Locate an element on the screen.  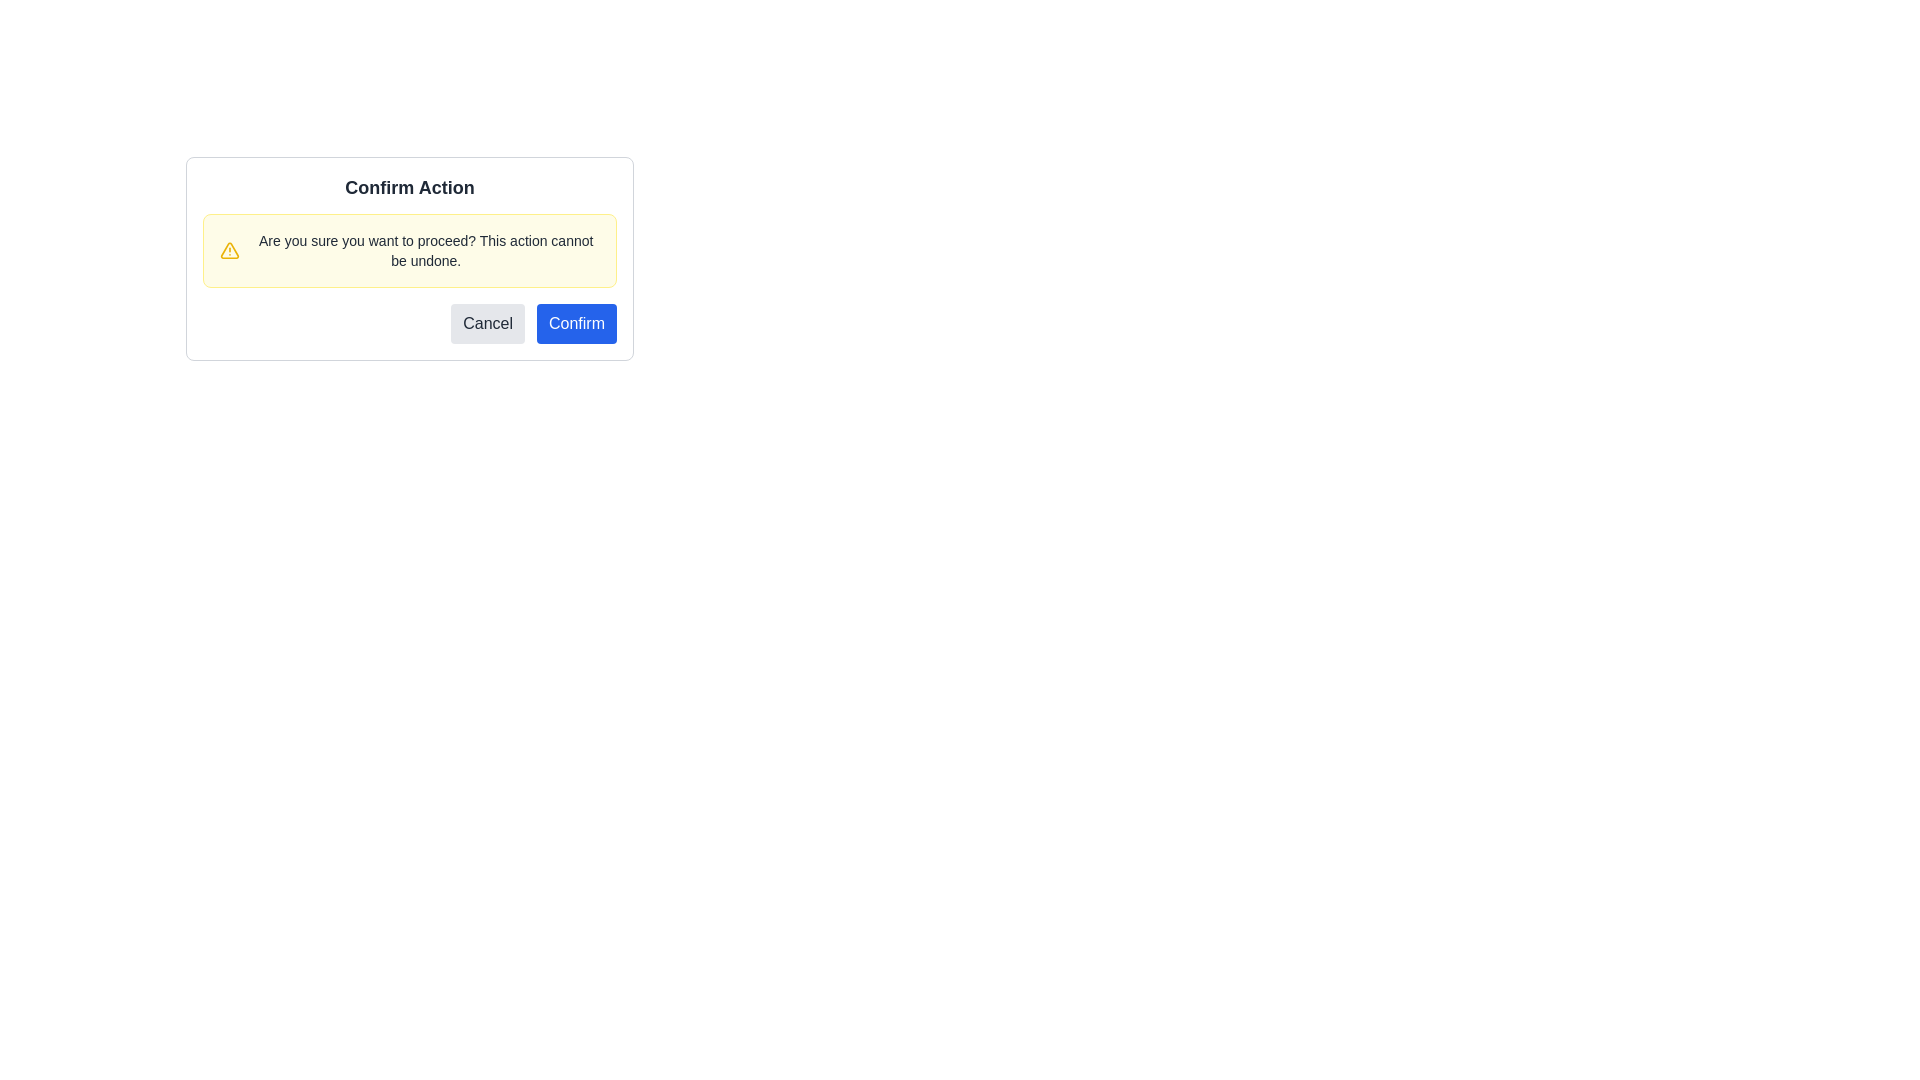
the Static Text Header located at the top of the modal dialog, which summarizes the purpose or context of the actions below is located at coordinates (408, 188).